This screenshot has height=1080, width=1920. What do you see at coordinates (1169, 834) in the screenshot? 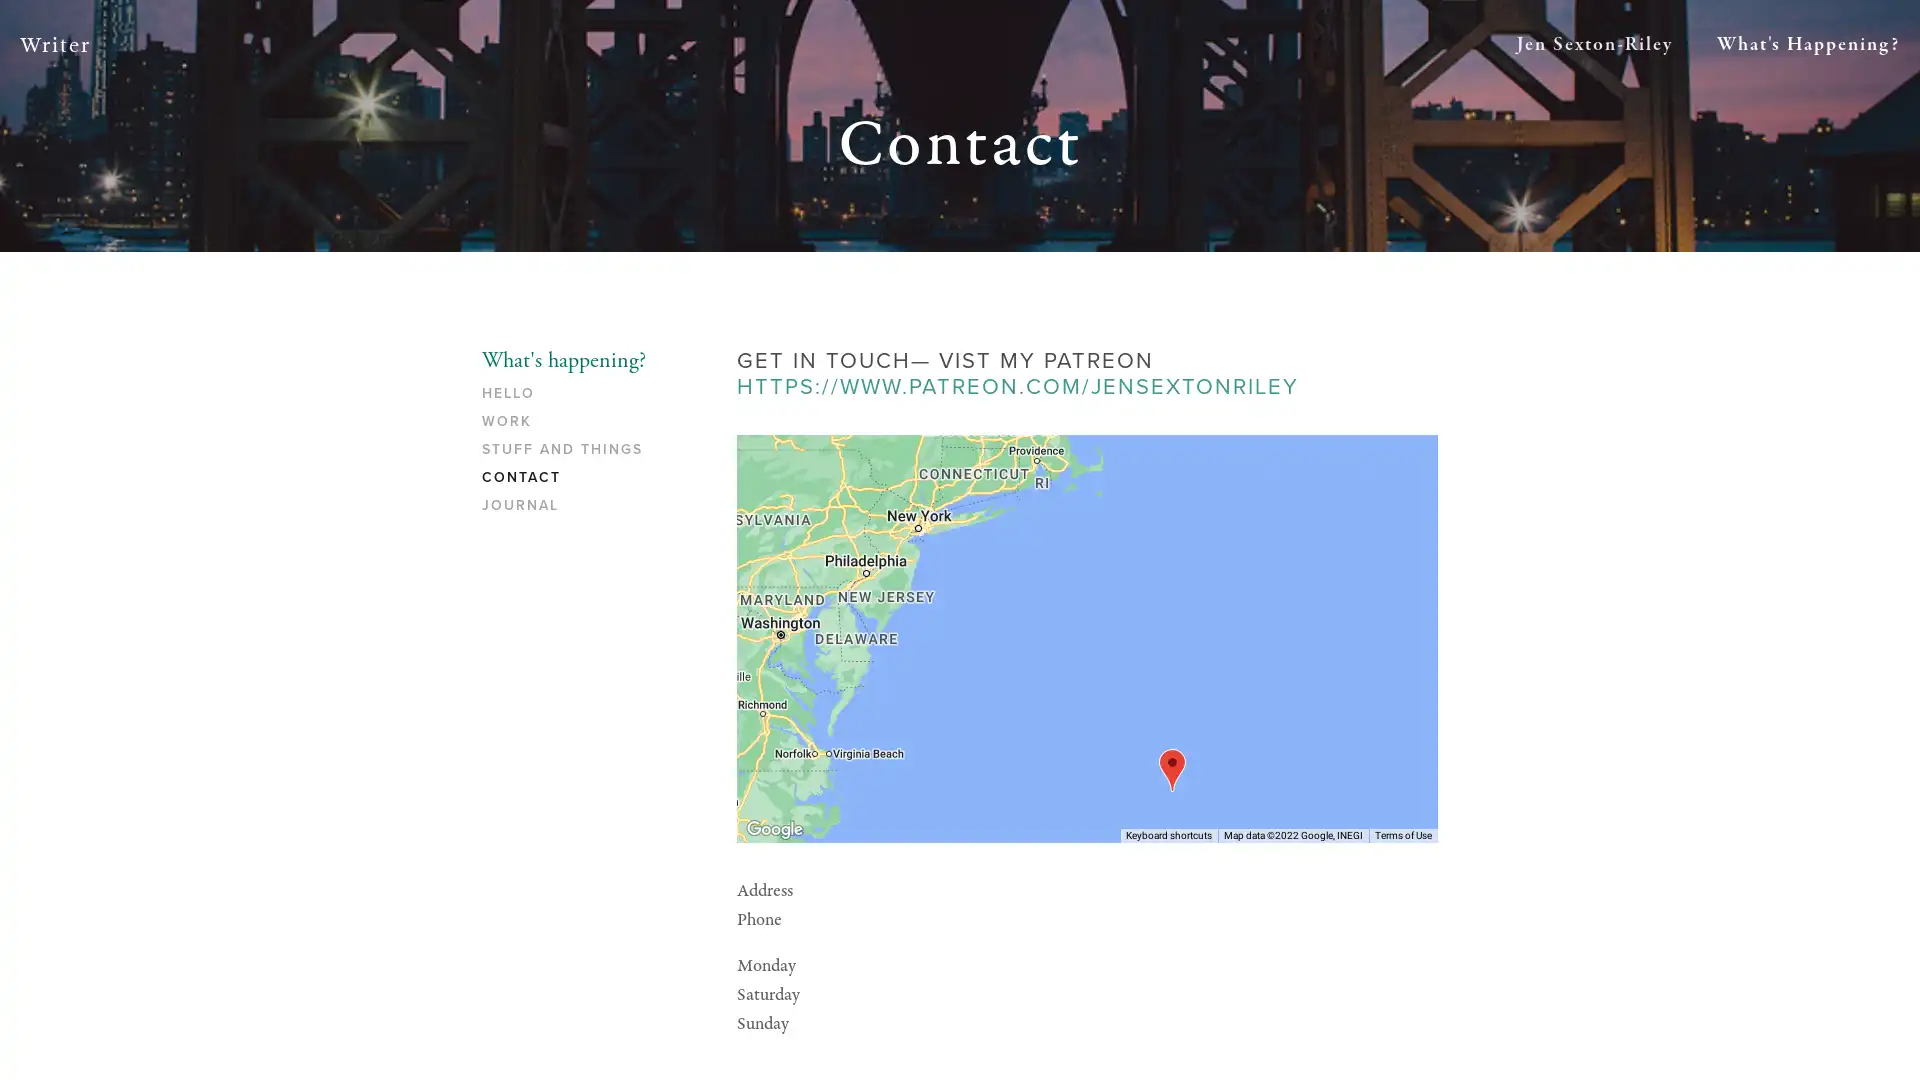
I see `Keyboard shortcuts` at bounding box center [1169, 834].